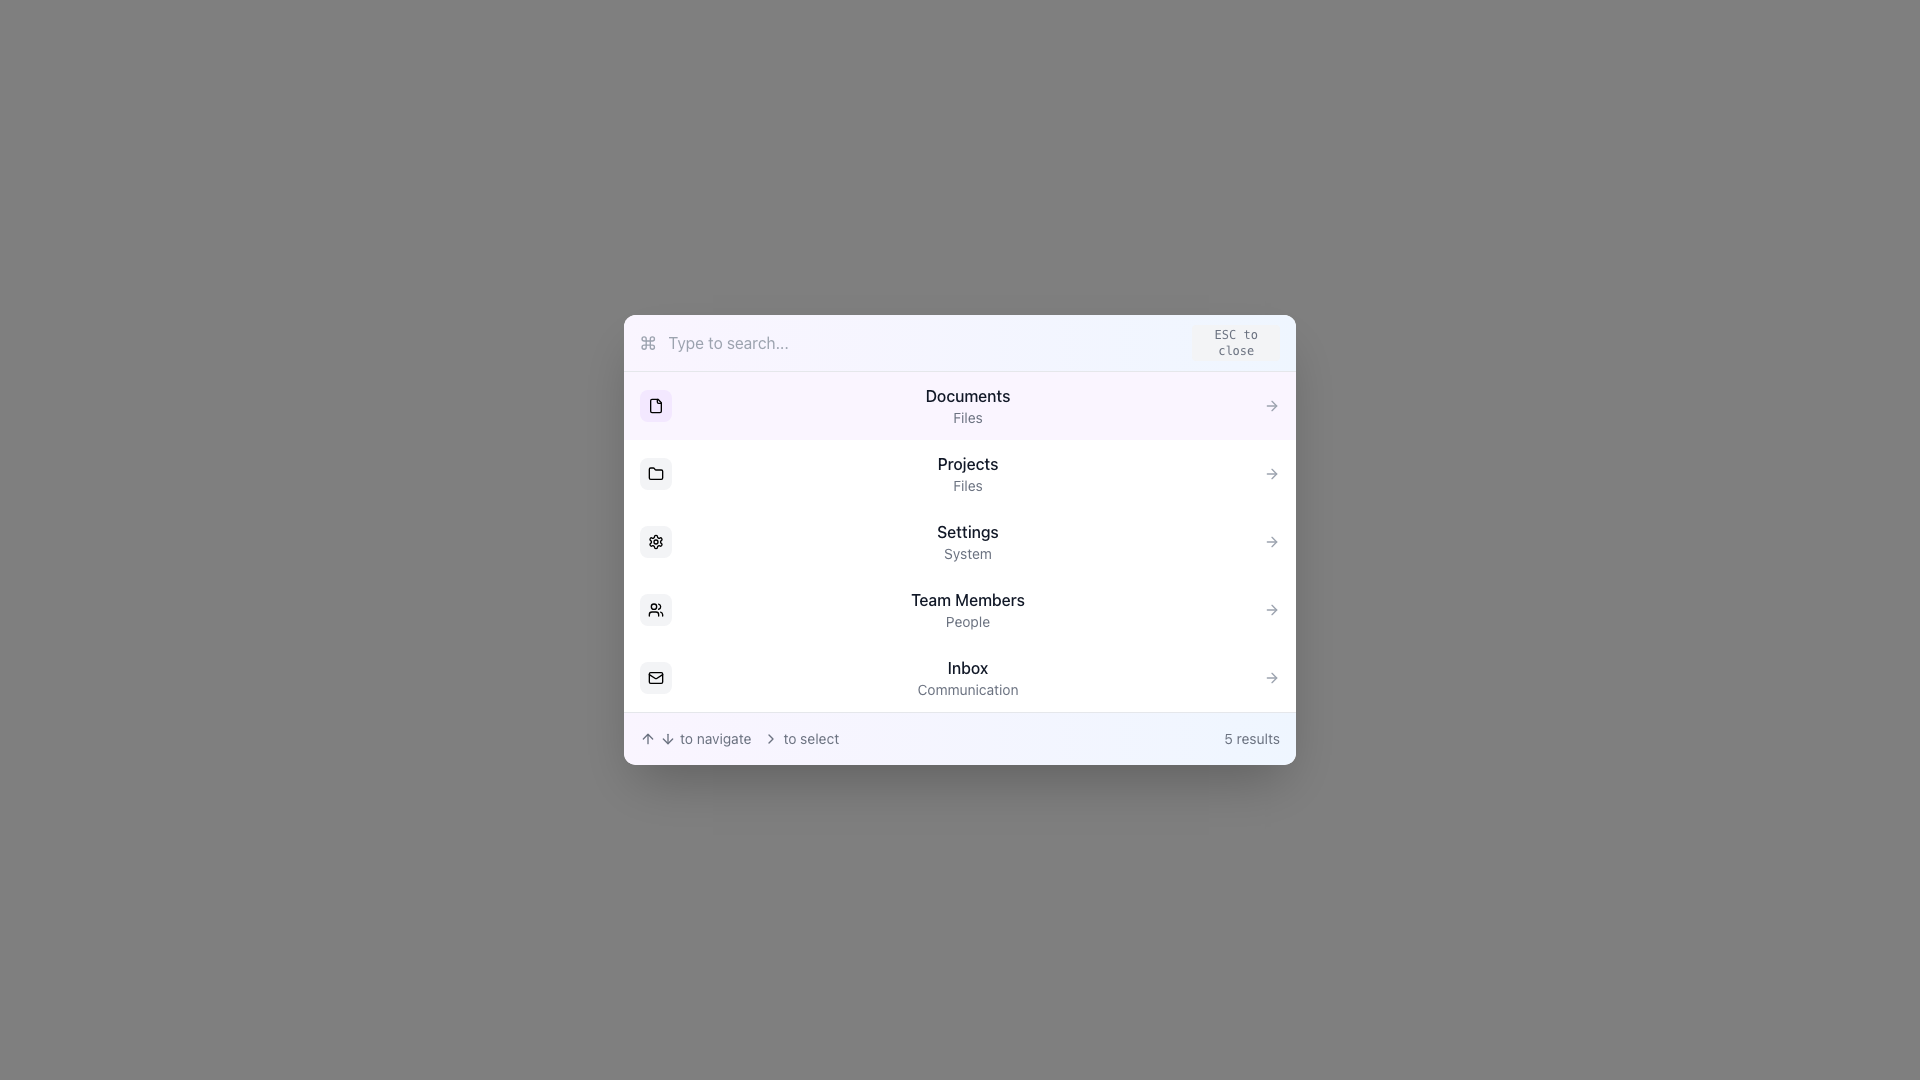  I want to click on the arrowhead icon located at the far-right edge of the 'Team Members' list item, so click(1272, 608).